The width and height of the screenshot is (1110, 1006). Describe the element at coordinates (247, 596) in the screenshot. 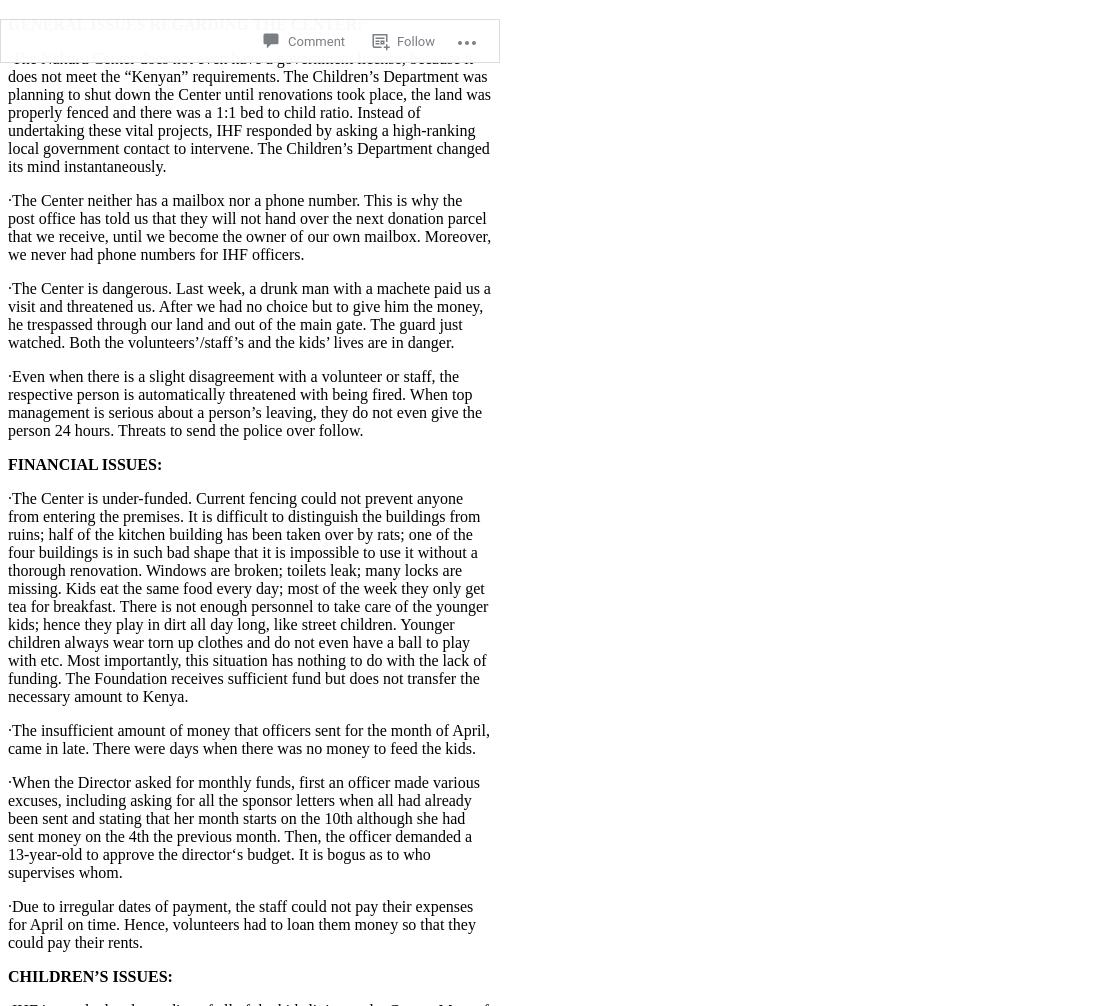

I see `'·The Center is under-funded. Current fencing could not prevent anyone from entering the premises. It is difficult to distinguish the buildings from ruins; half of the kitchen building has been taken over by rats; one of the four buildings is in such bad shape that it is impossible to use it without a thorough renovation. Windows are broken; toilets leak; many locks are missing. Kids eat the same food every day; most of the week they only get tea for breakfast. There is not enough personnel to take care of the younger kids; hence they play in dirt all day long, like street children. Younger children always wear torn up clothes and do not even have a ball to play with etc. Most importantly, this situation has nothing to do with the lack of funding. The Foundation receives sufficient fund but does not transfer the necessary amount to Kenya.'` at that location.